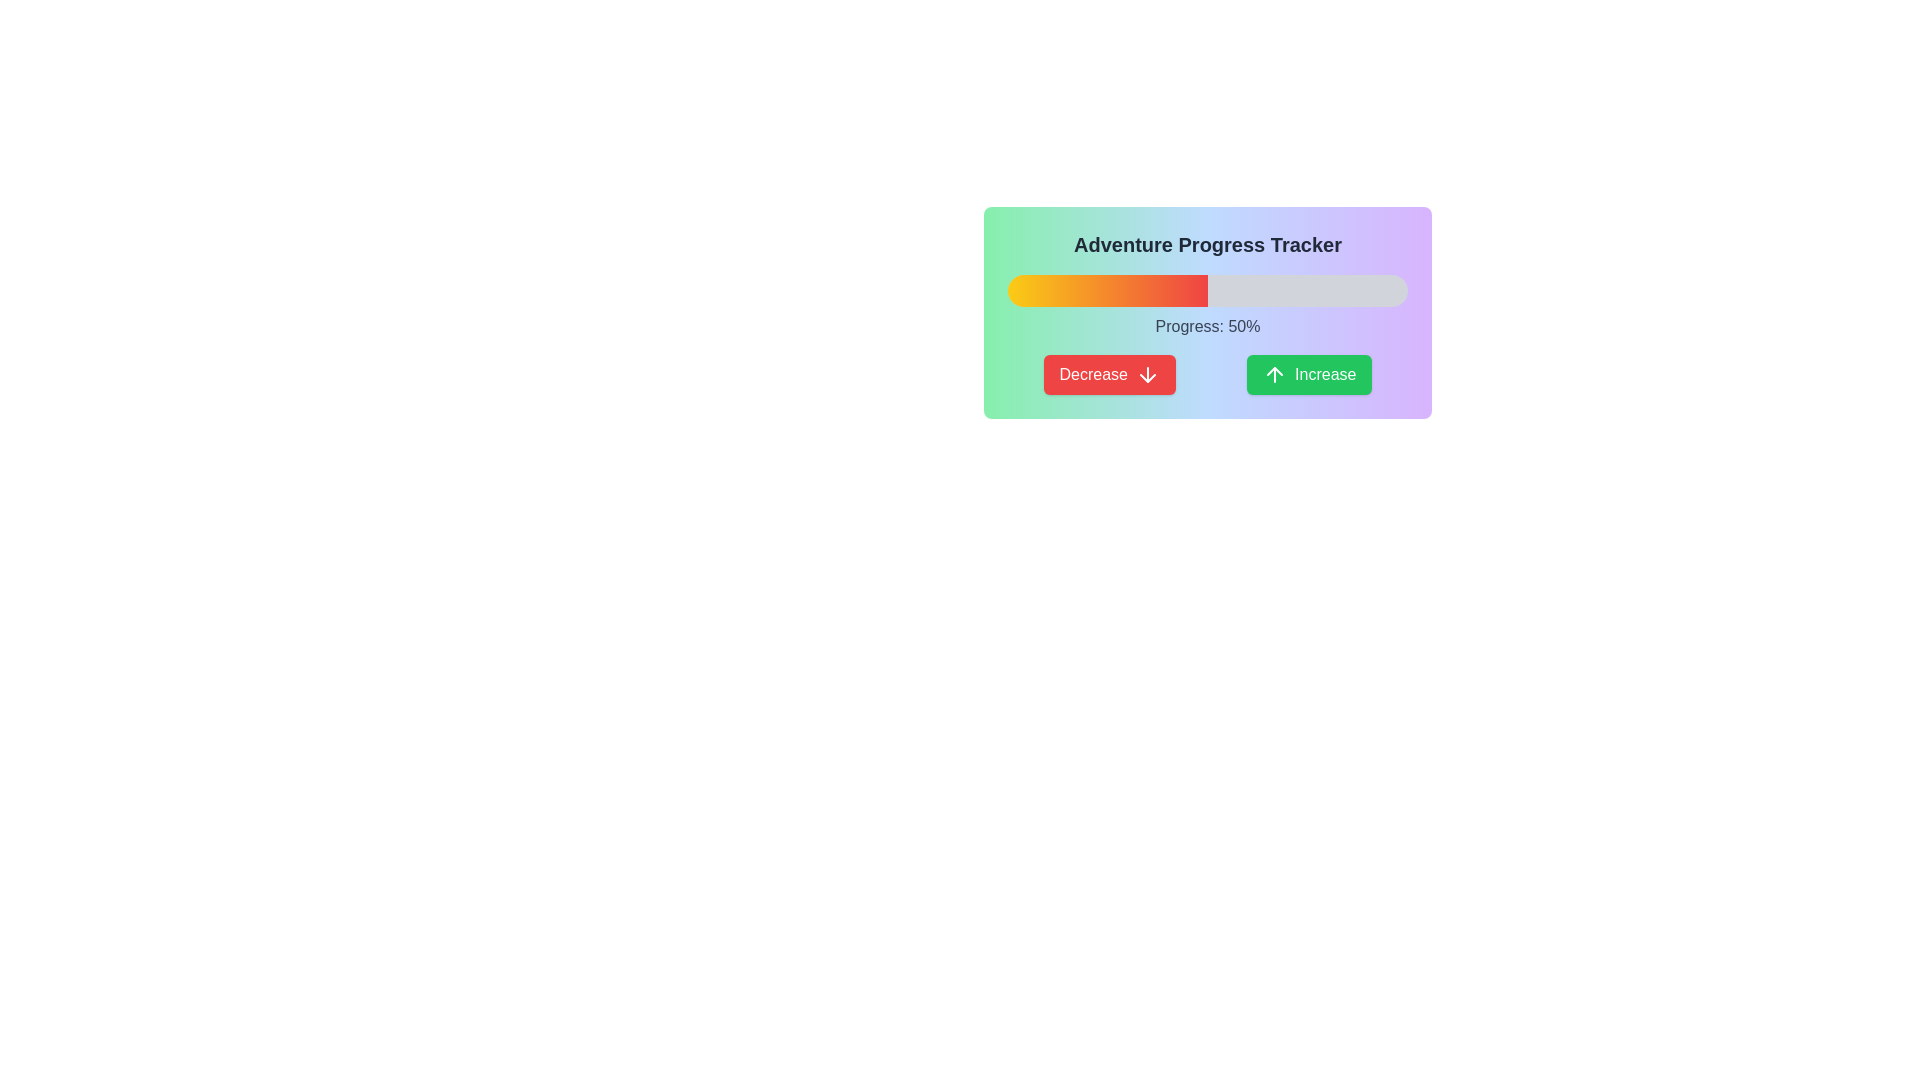 The image size is (1920, 1080). I want to click on the icon located to the left of the text label in the 'Increase' button, which is positioned on the right side of the interface below the progress bar area, so click(1274, 374).